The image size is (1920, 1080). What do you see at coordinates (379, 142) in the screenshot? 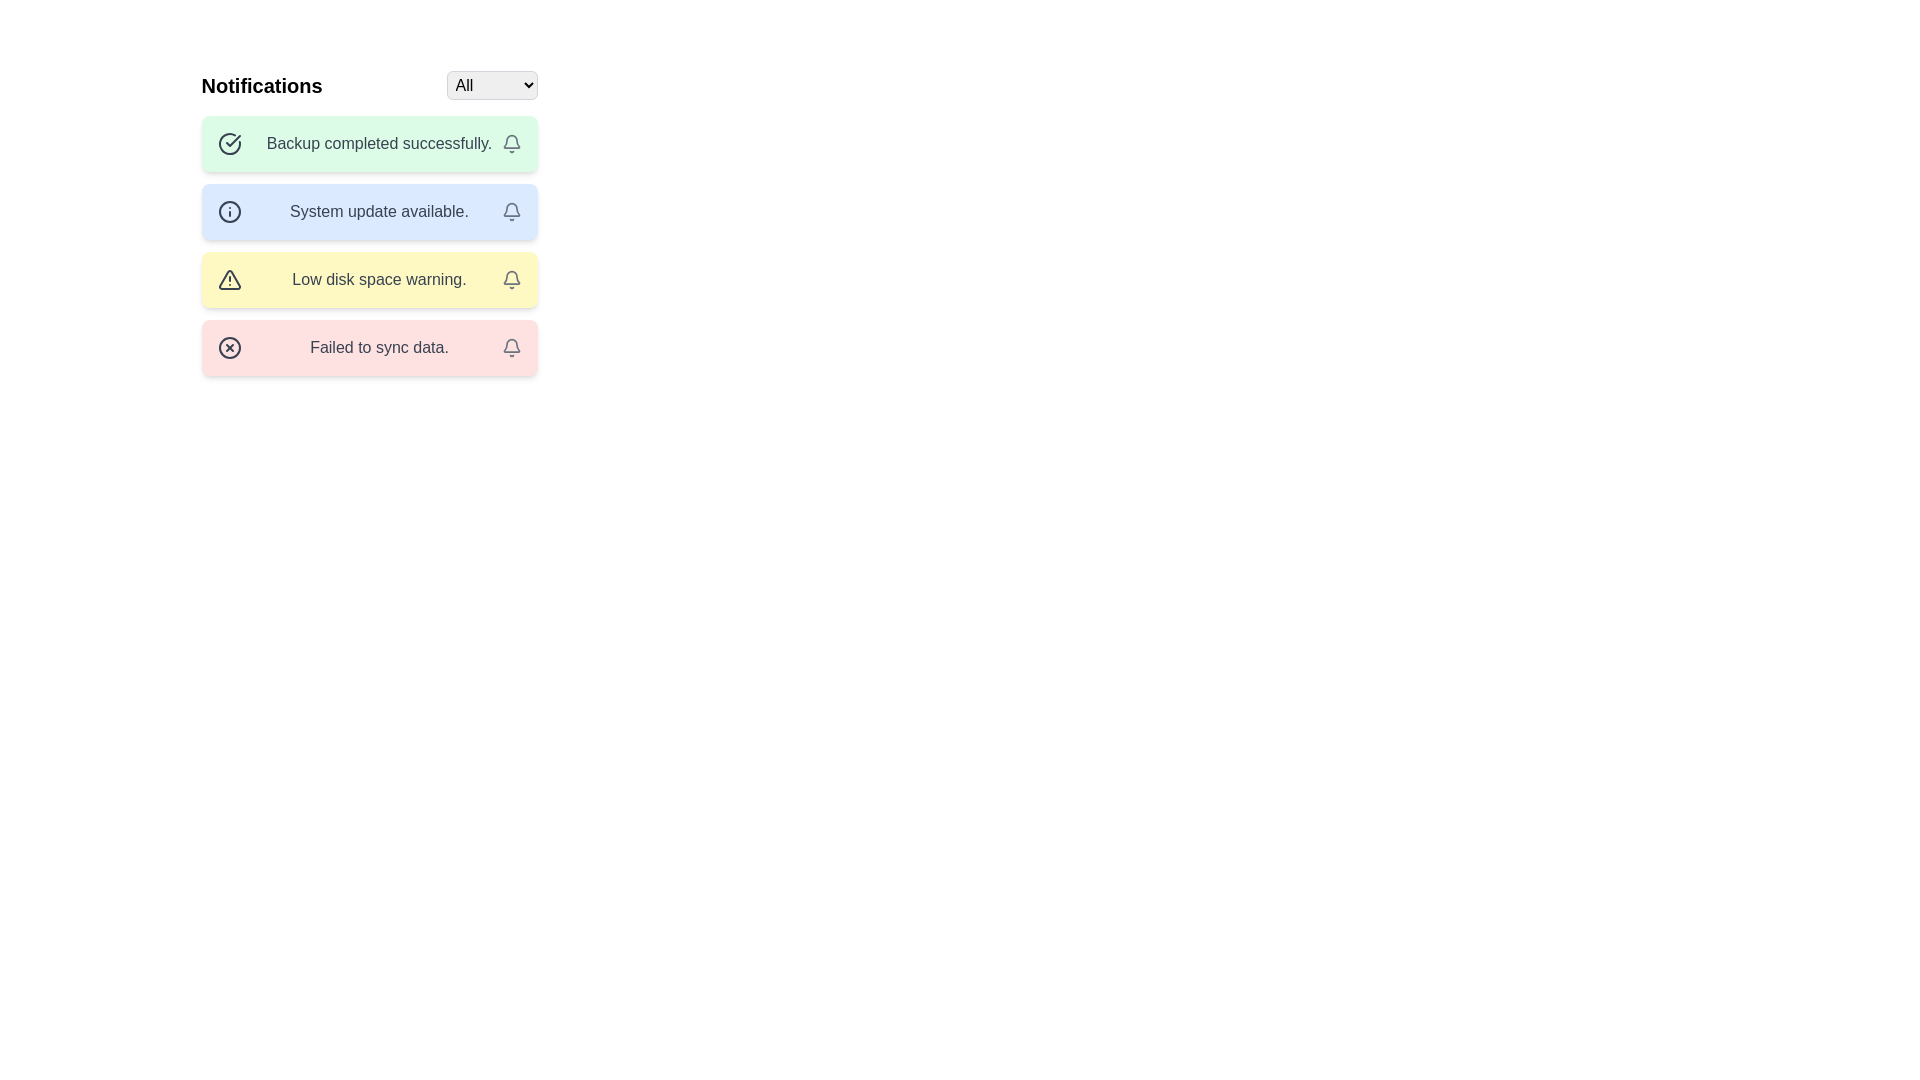
I see `message displayed in the Text Display Field that shows 'Backup completed successfully.'` at bounding box center [379, 142].